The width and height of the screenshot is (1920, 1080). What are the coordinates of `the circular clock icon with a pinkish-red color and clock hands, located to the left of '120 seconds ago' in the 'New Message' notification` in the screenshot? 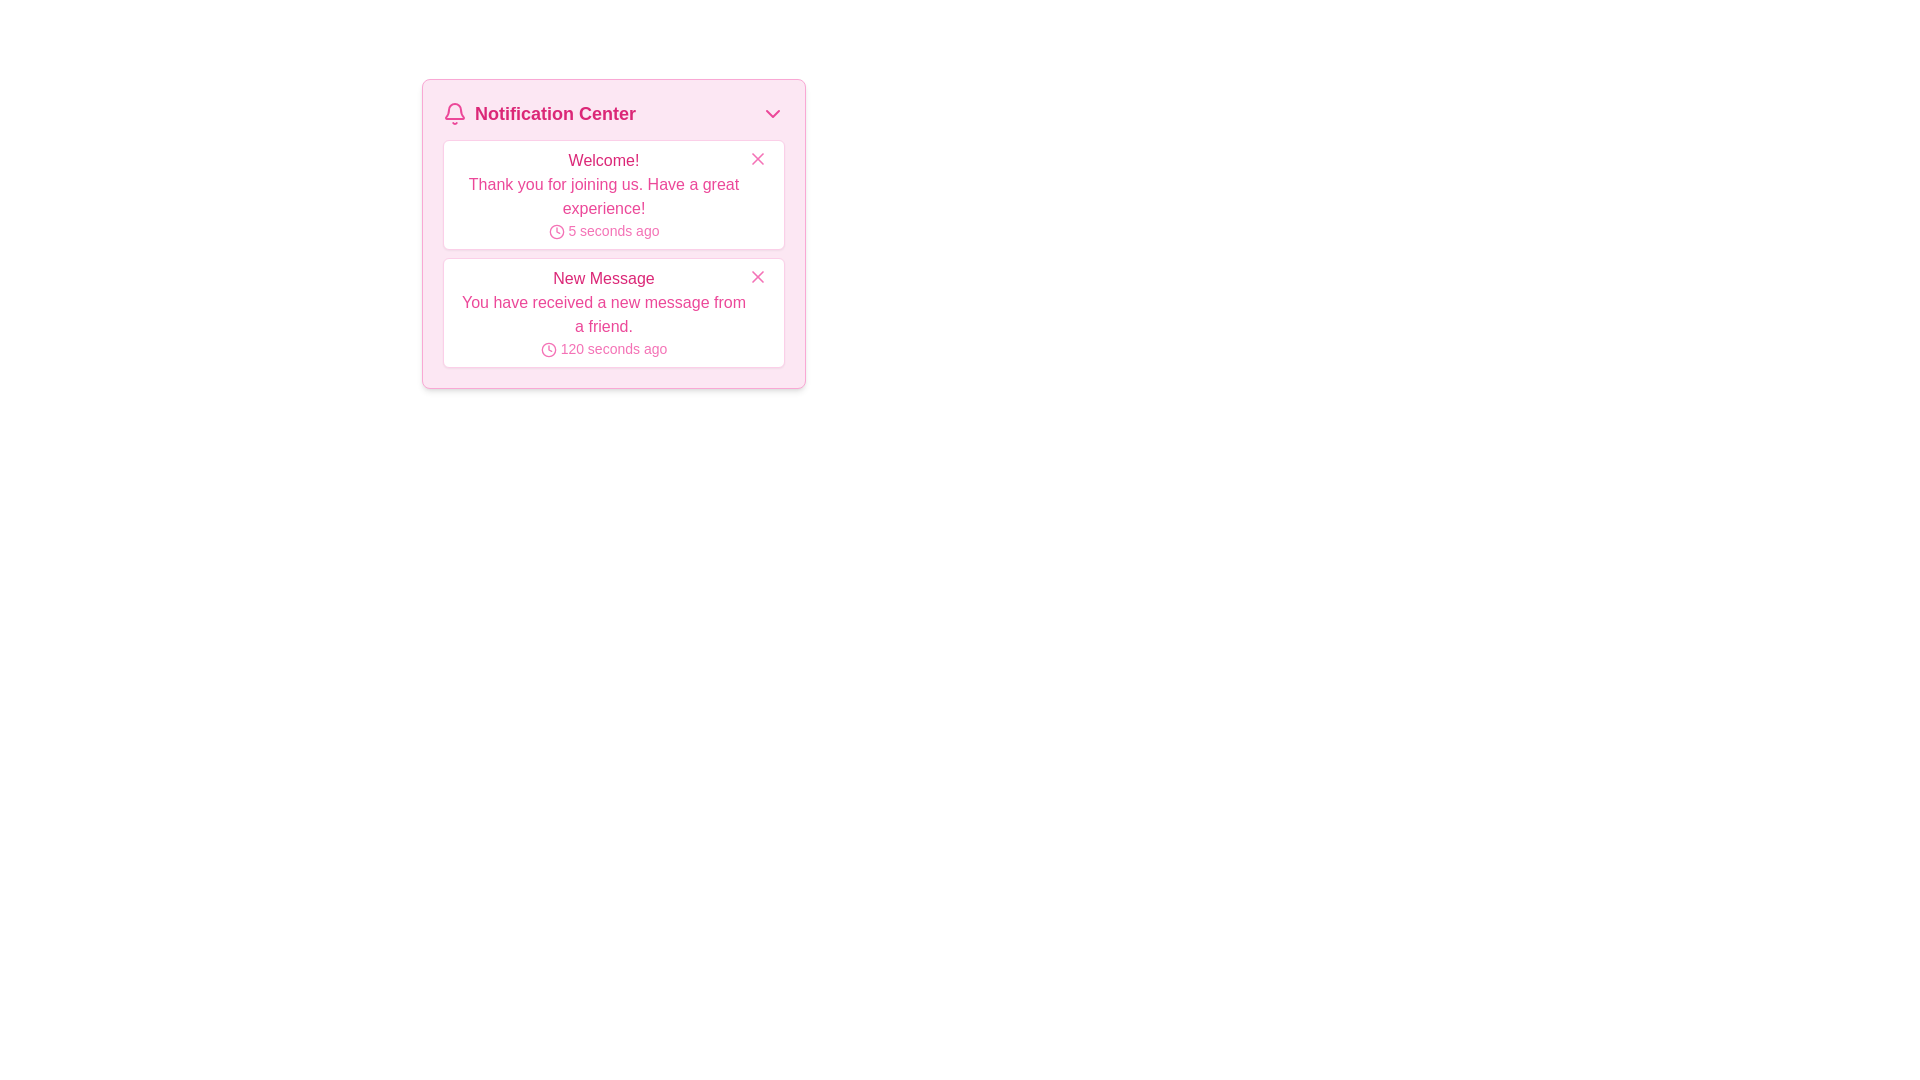 It's located at (548, 349).